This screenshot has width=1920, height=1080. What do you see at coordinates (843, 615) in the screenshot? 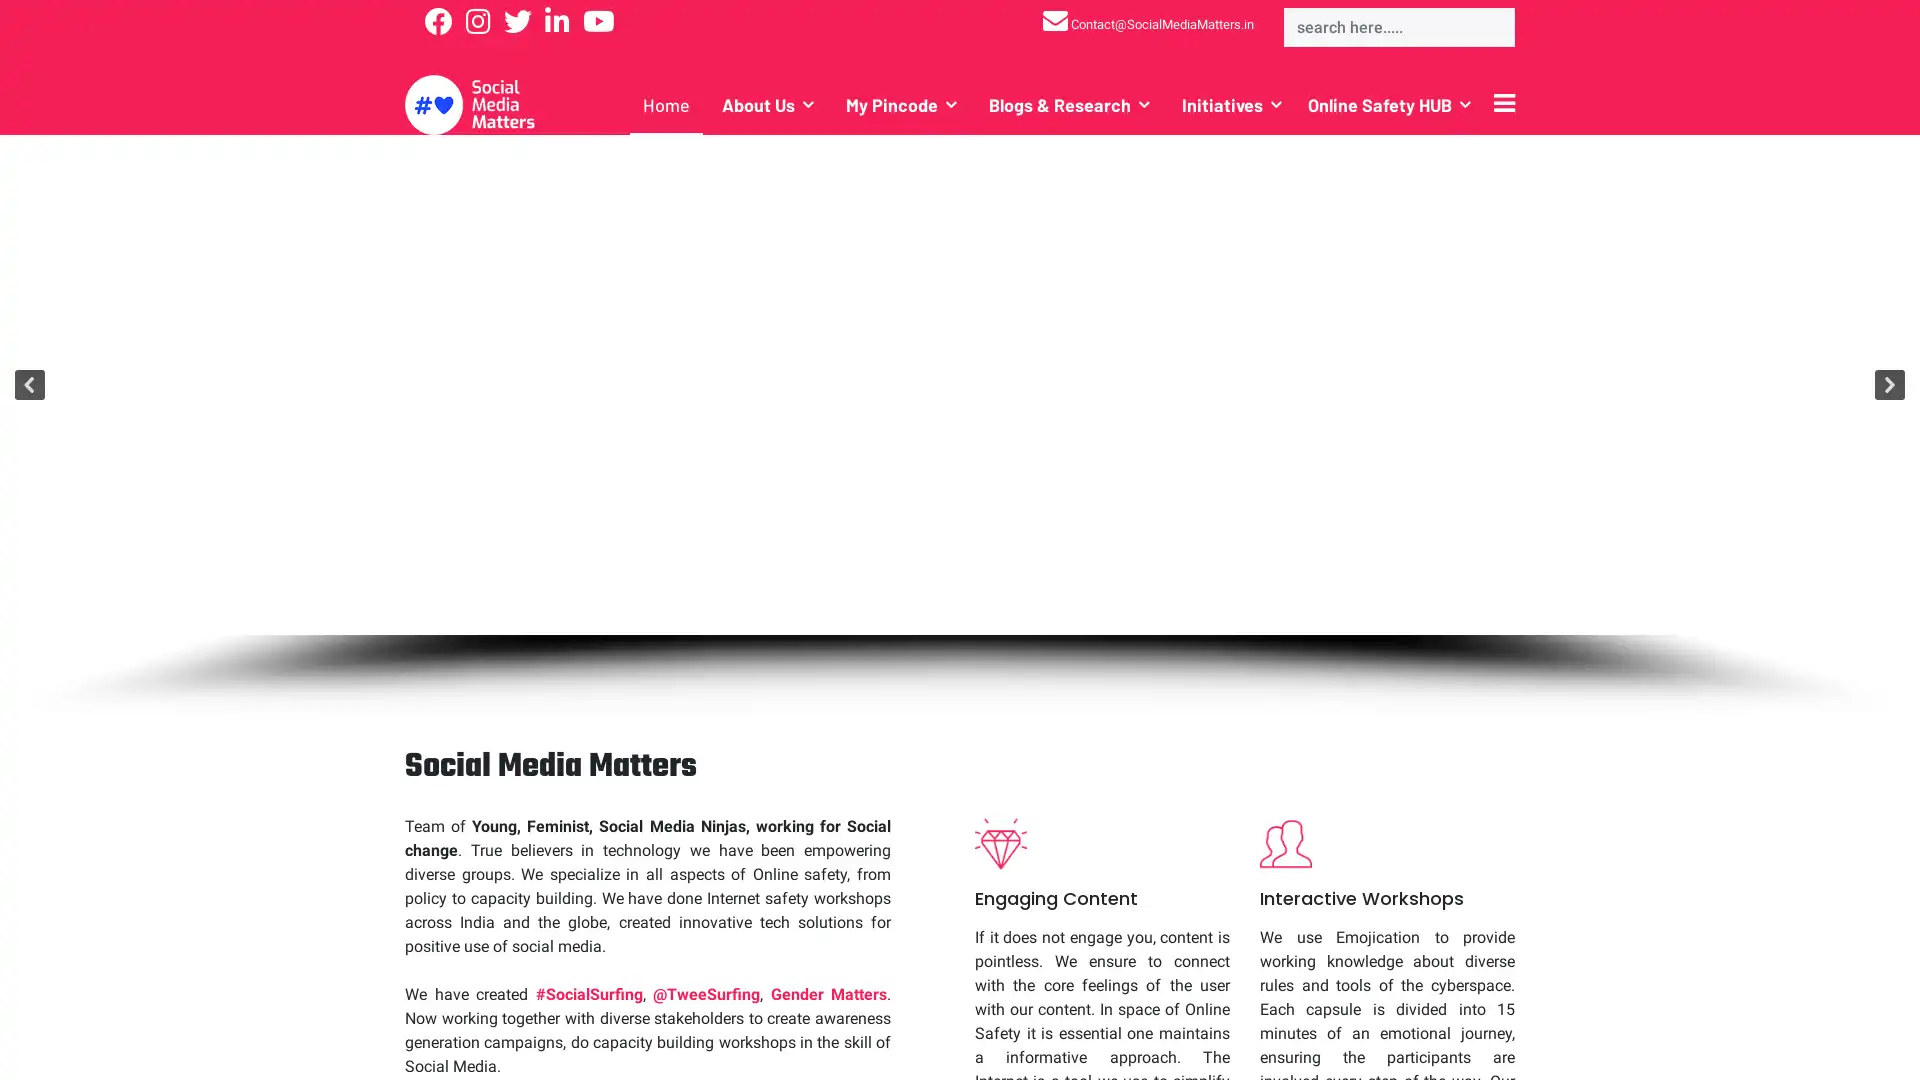
I see `Be-Aware-India-Tour.jpg` at bounding box center [843, 615].